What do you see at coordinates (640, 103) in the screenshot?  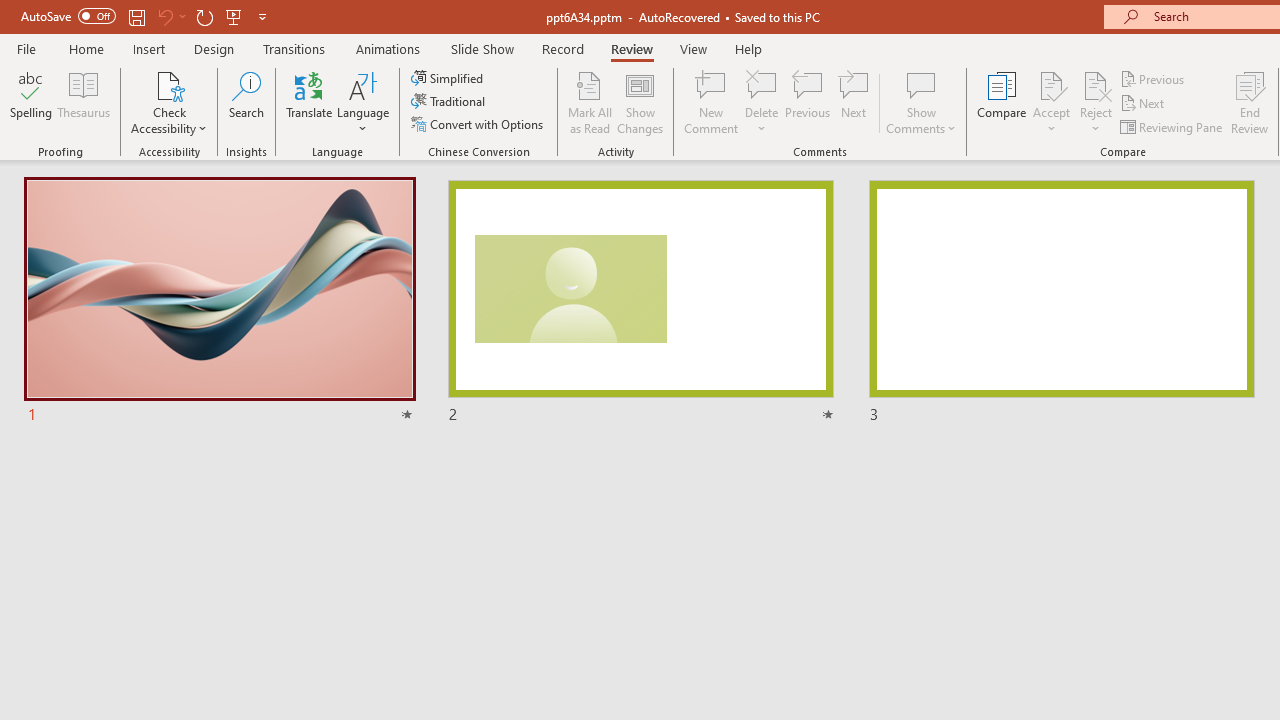 I see `'Show Changes'` at bounding box center [640, 103].